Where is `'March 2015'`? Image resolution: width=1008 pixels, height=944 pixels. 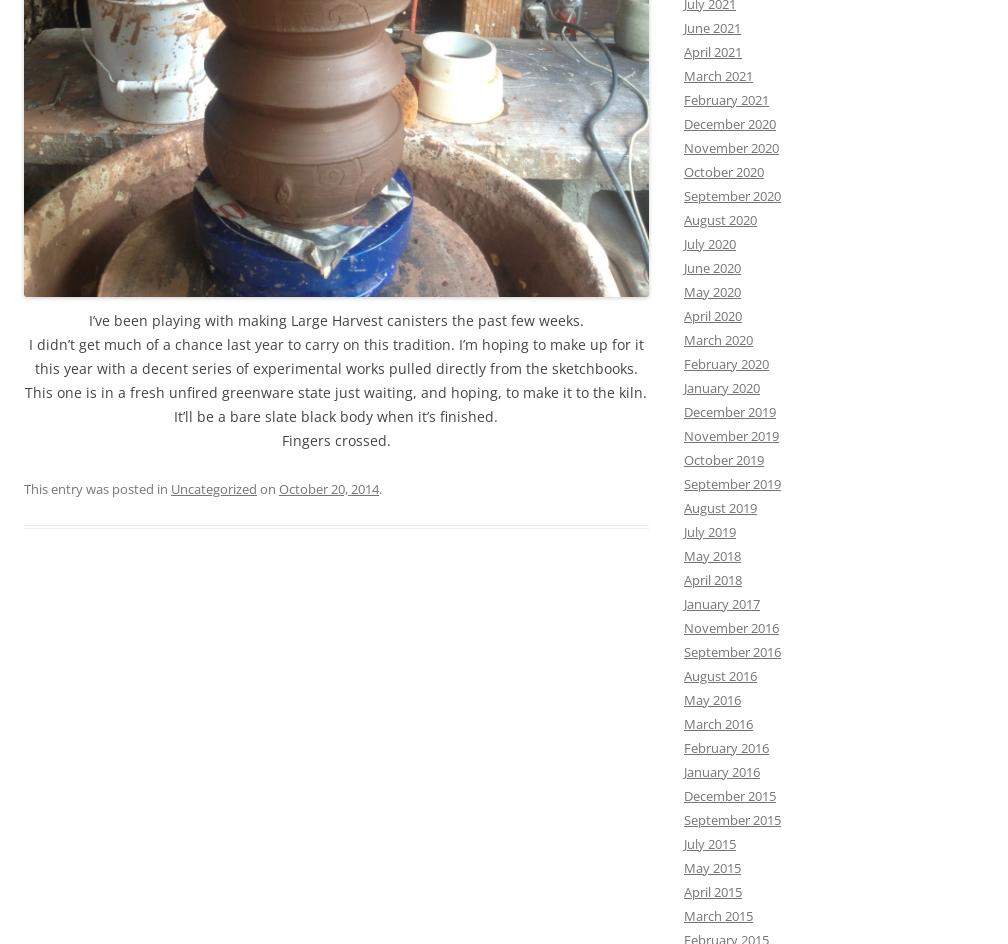 'March 2015' is located at coordinates (718, 914).